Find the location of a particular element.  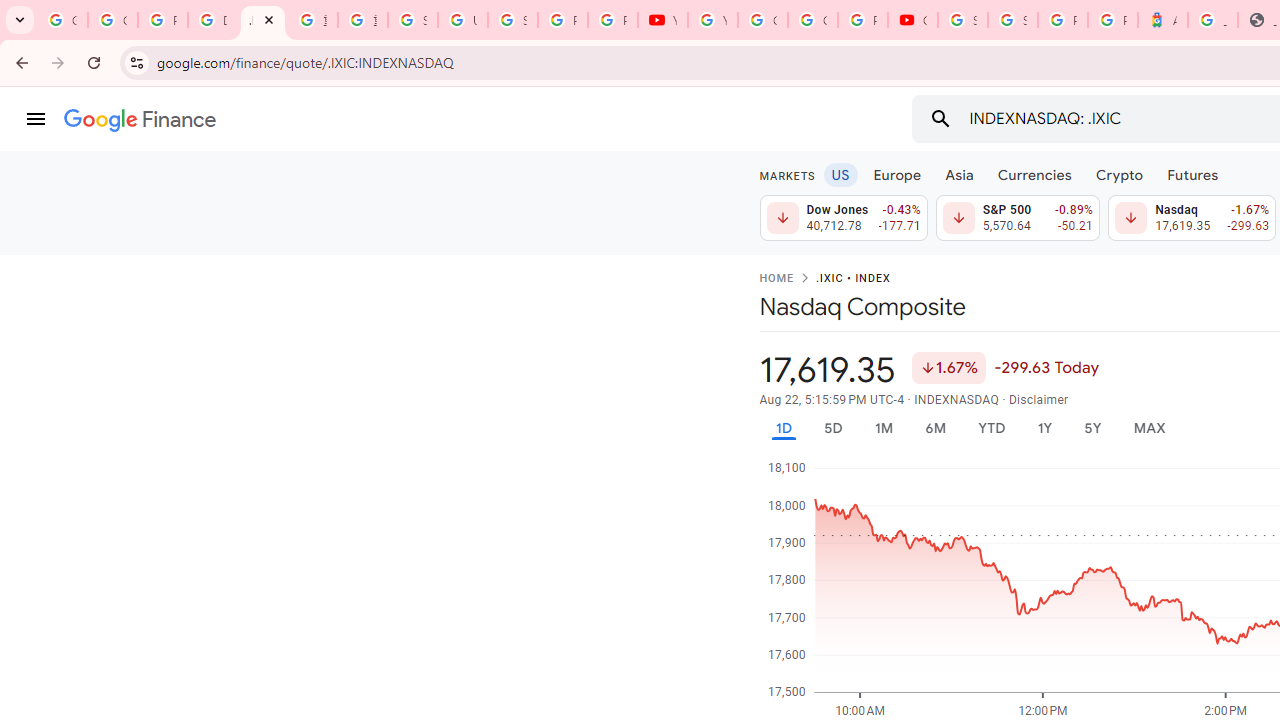

'Finance' is located at coordinates (139, 120).